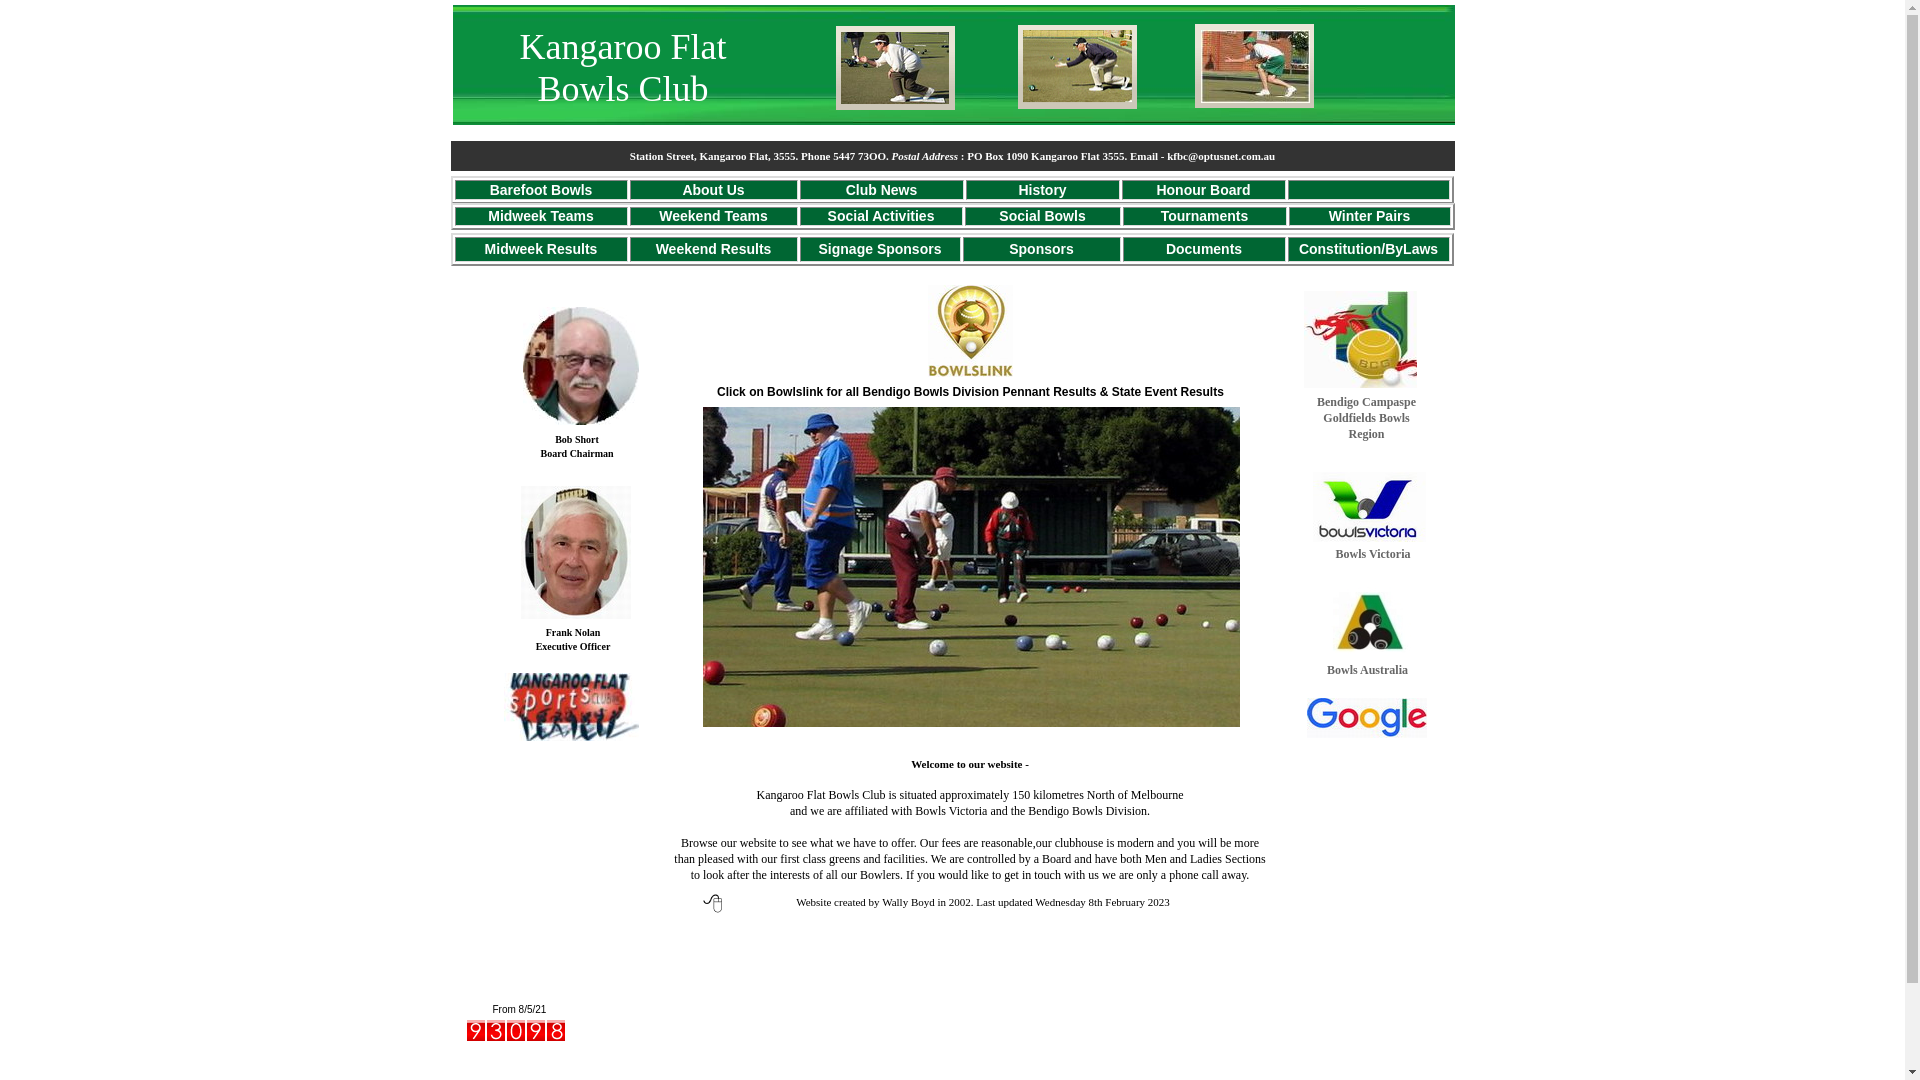 The width and height of the screenshot is (1920, 1080). I want to click on 'Weekend Teams', so click(713, 215).